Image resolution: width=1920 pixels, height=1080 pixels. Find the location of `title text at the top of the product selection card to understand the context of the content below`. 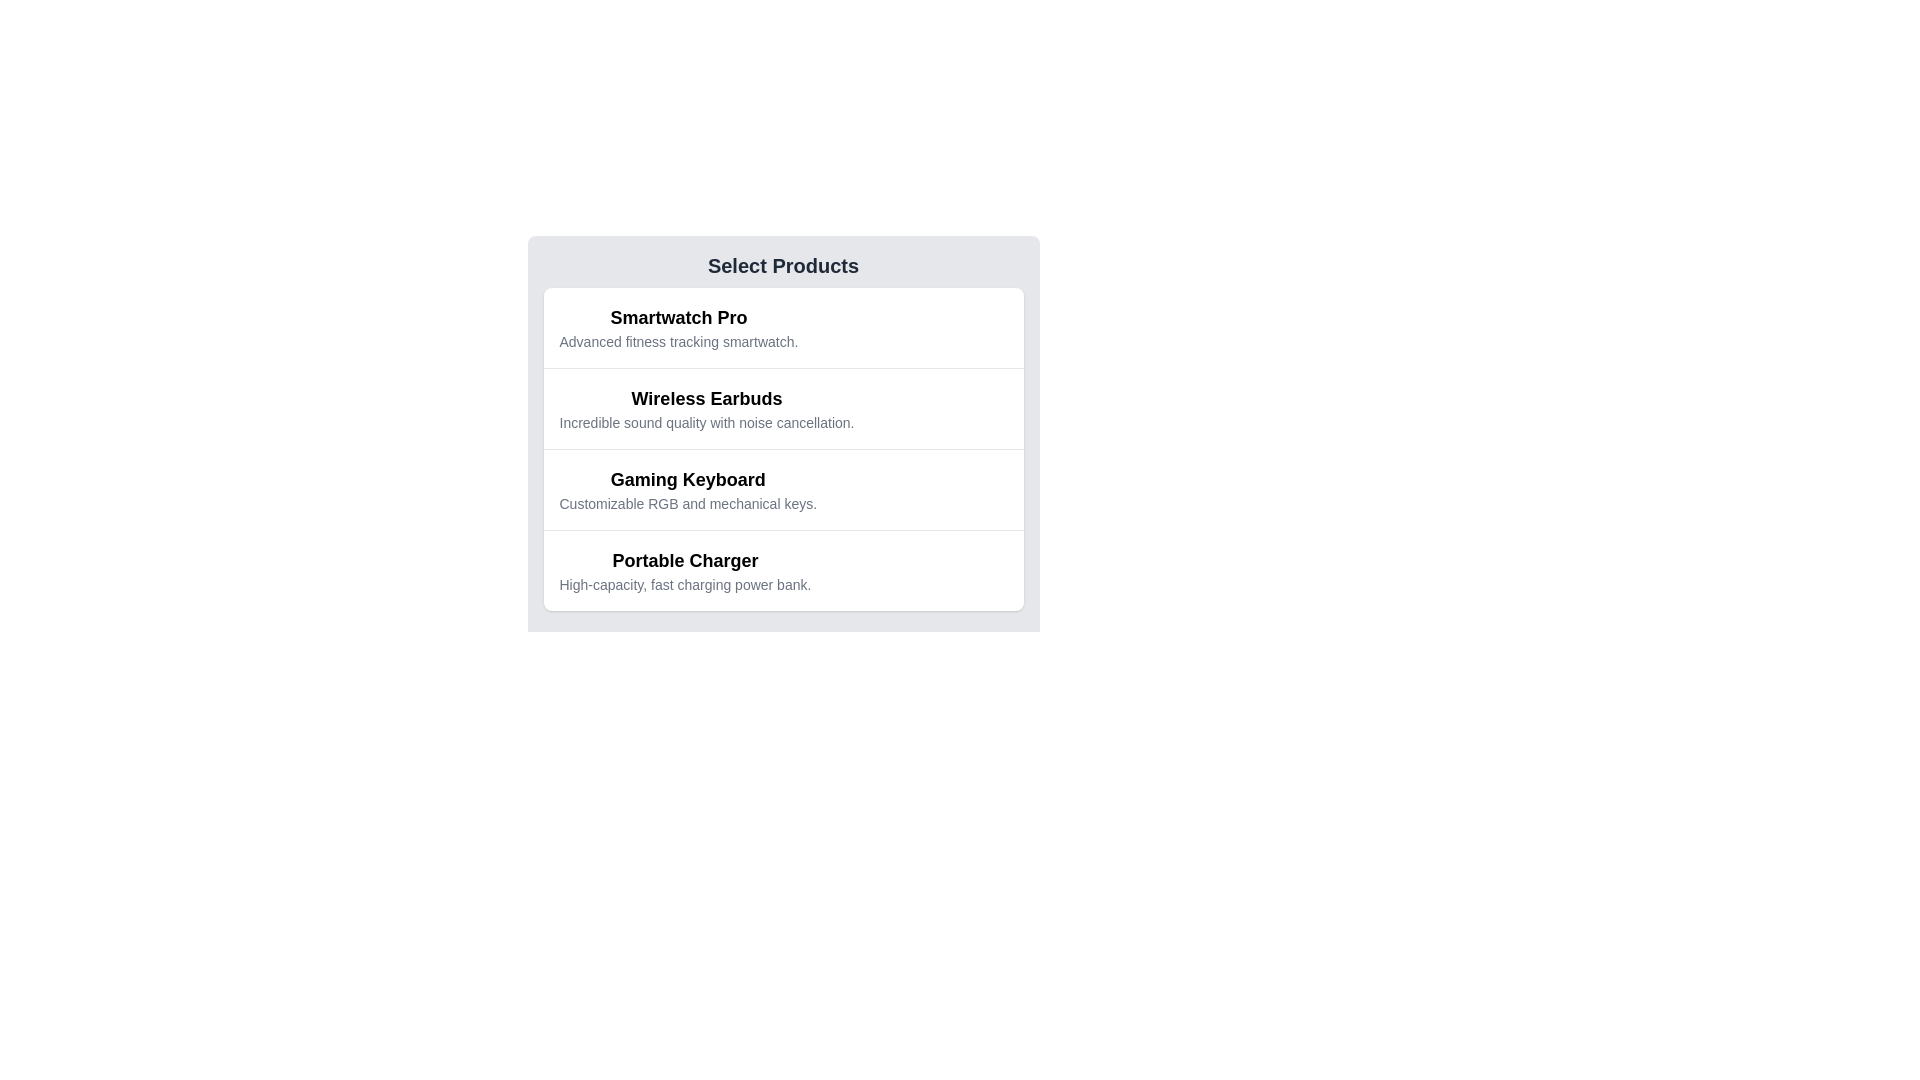

title text at the top of the product selection card to understand the context of the content below is located at coordinates (782, 265).